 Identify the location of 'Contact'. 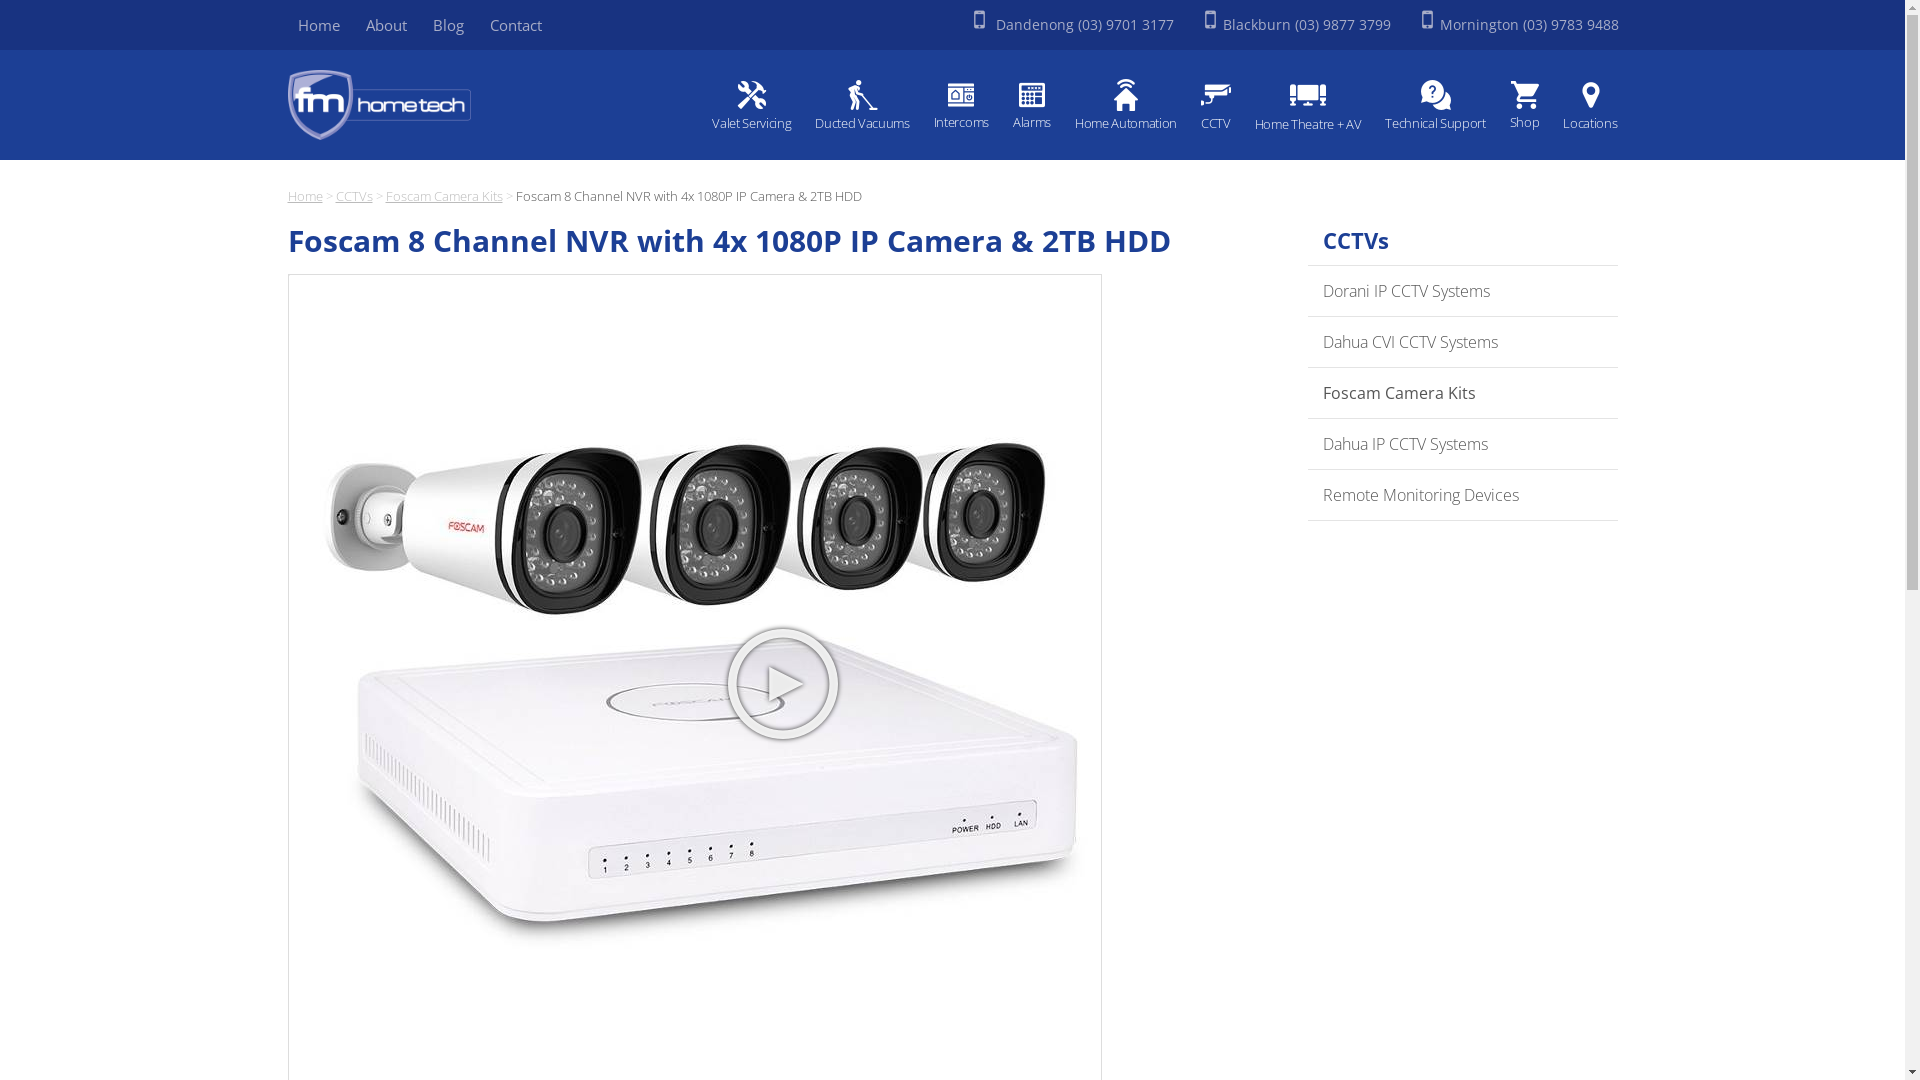
(478, 24).